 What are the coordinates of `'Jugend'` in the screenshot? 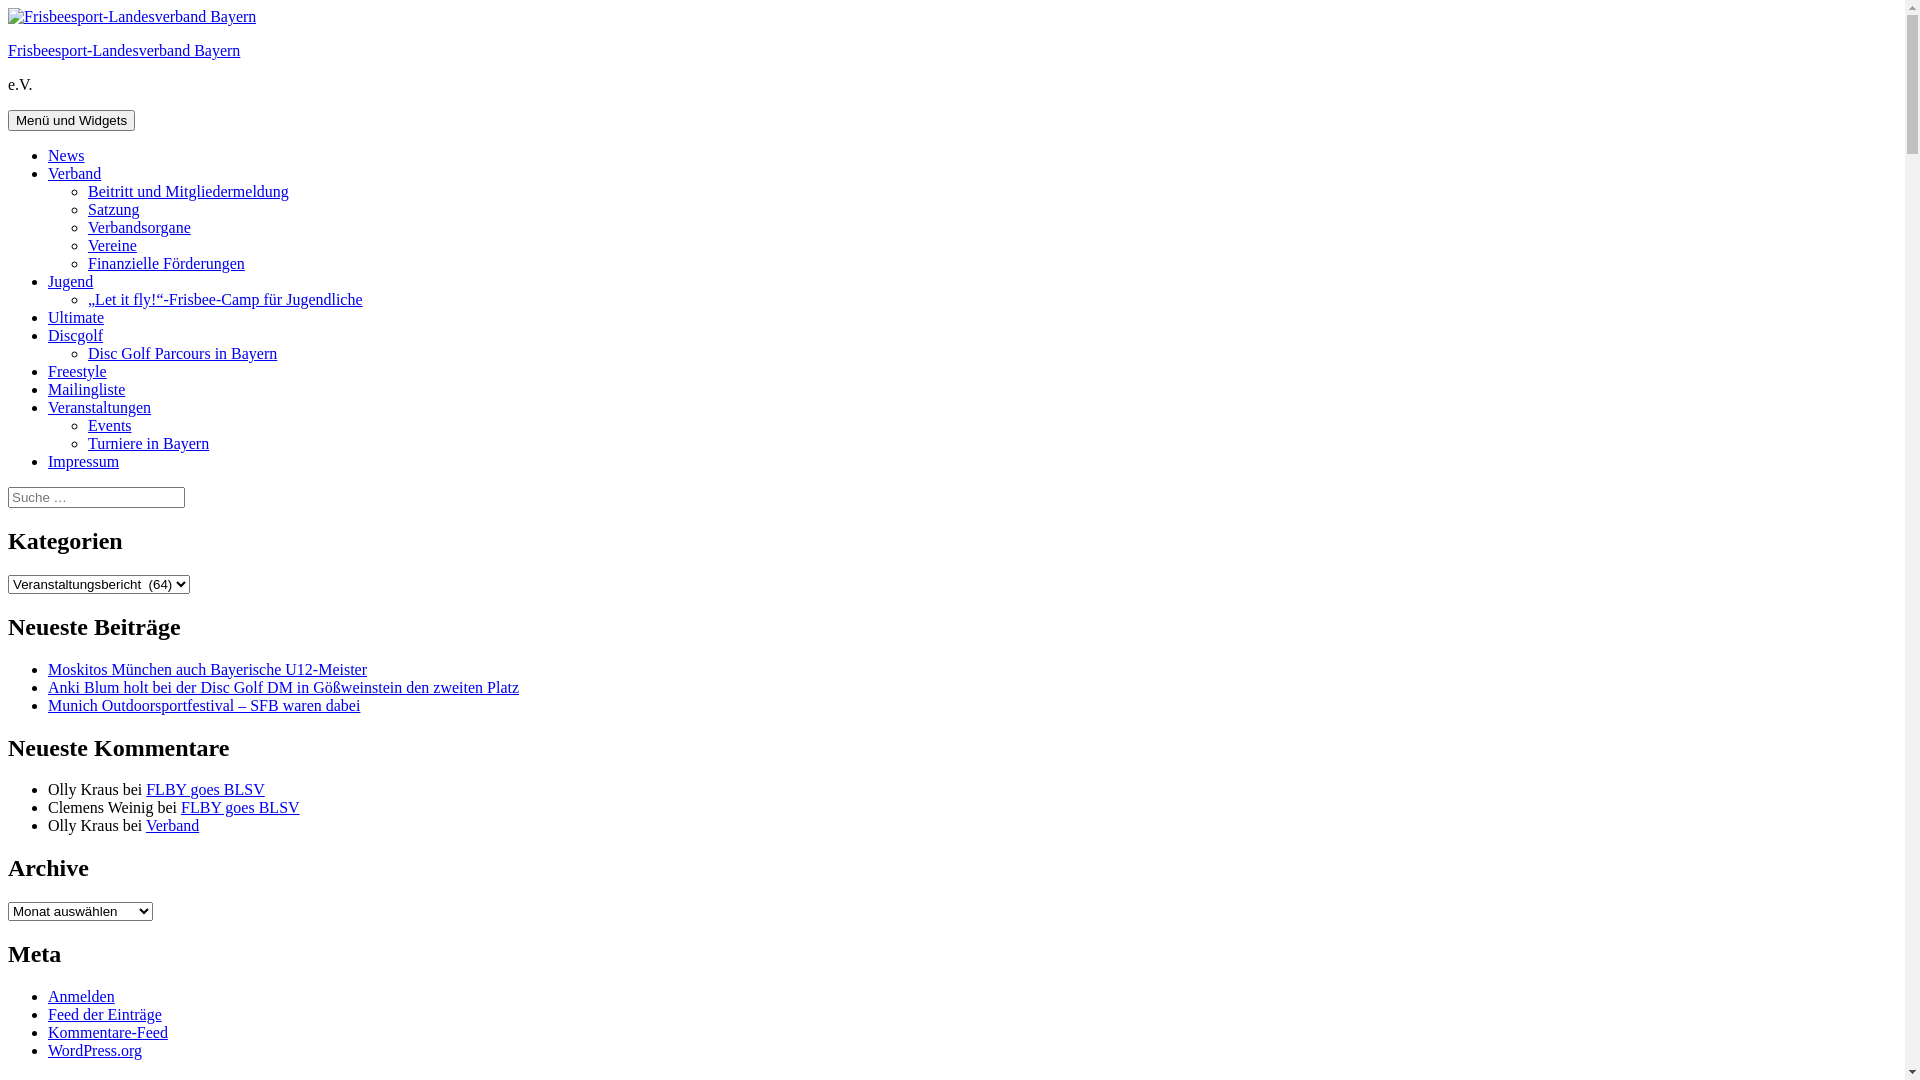 It's located at (70, 281).